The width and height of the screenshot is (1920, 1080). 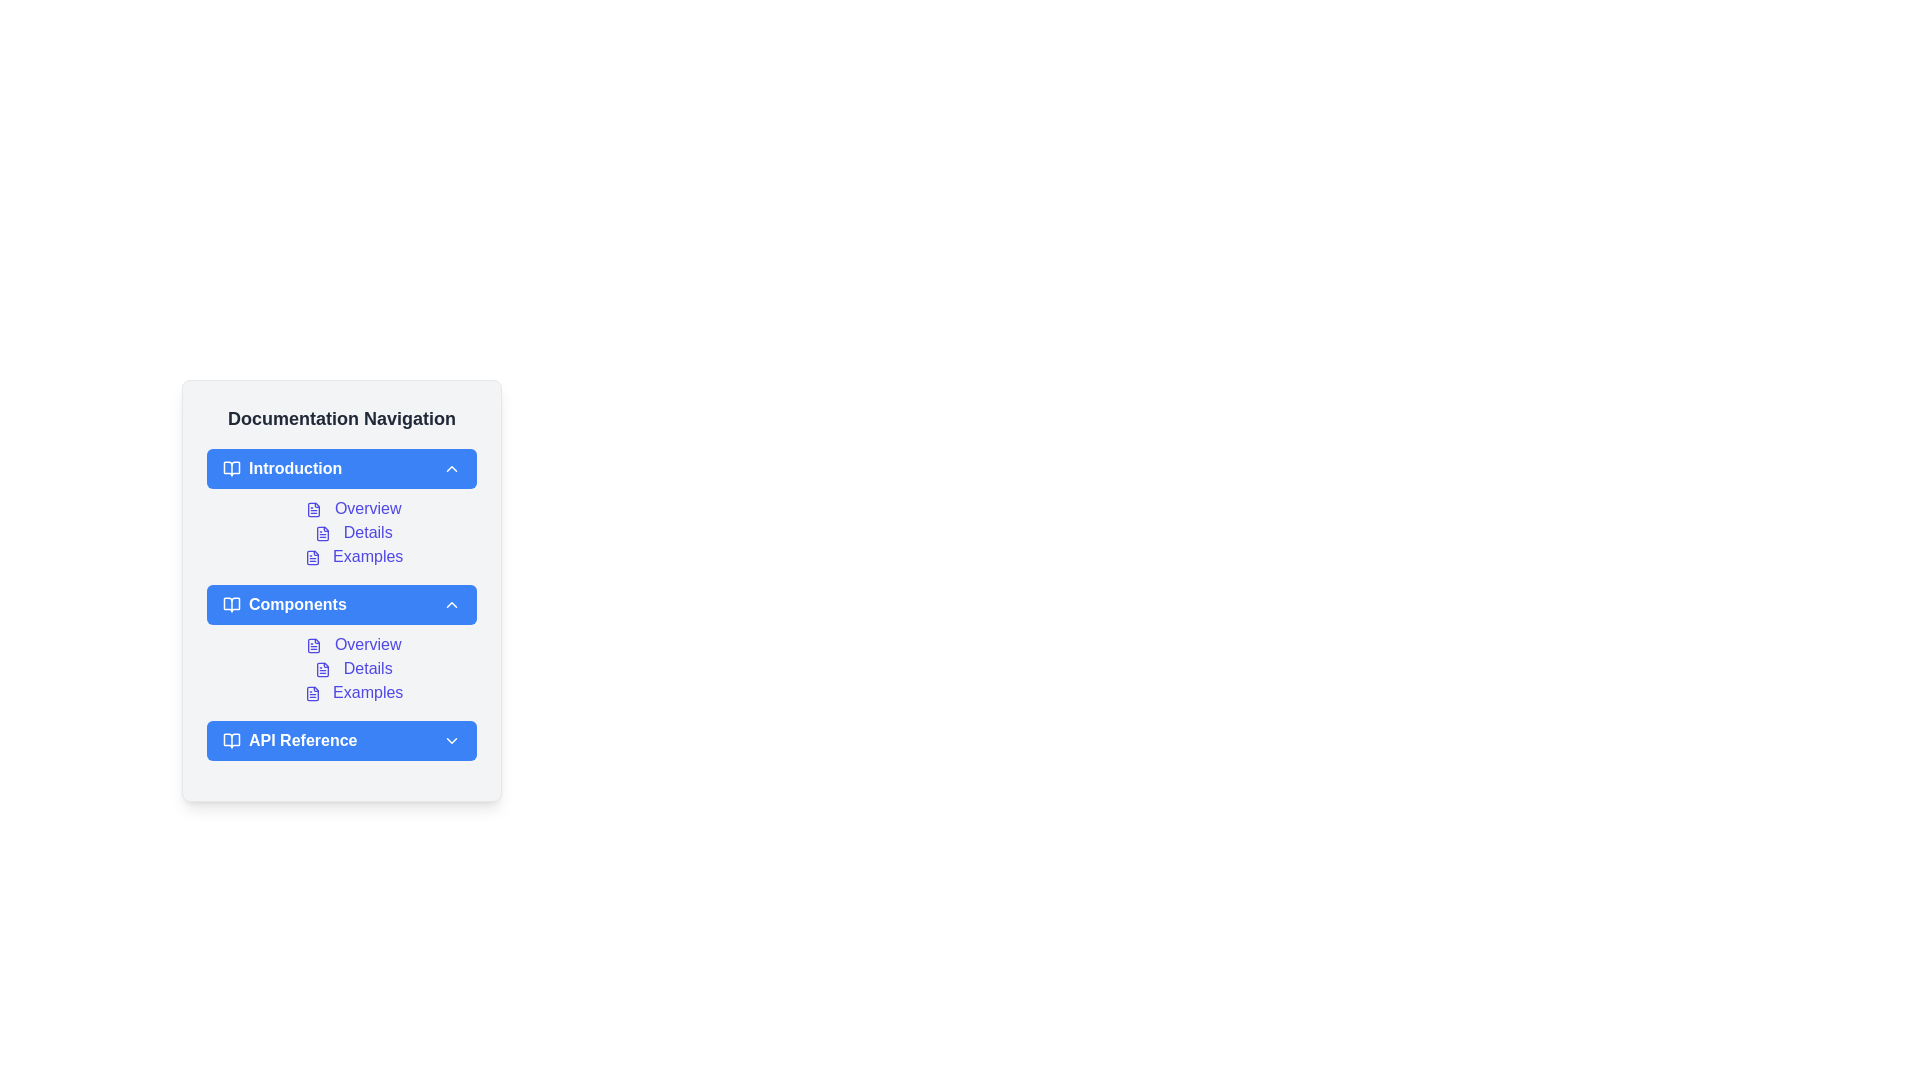 I want to click on the file icon in the navigation menu, located adjacent to the 'Details' link under the 'Components' section, so click(x=323, y=669).